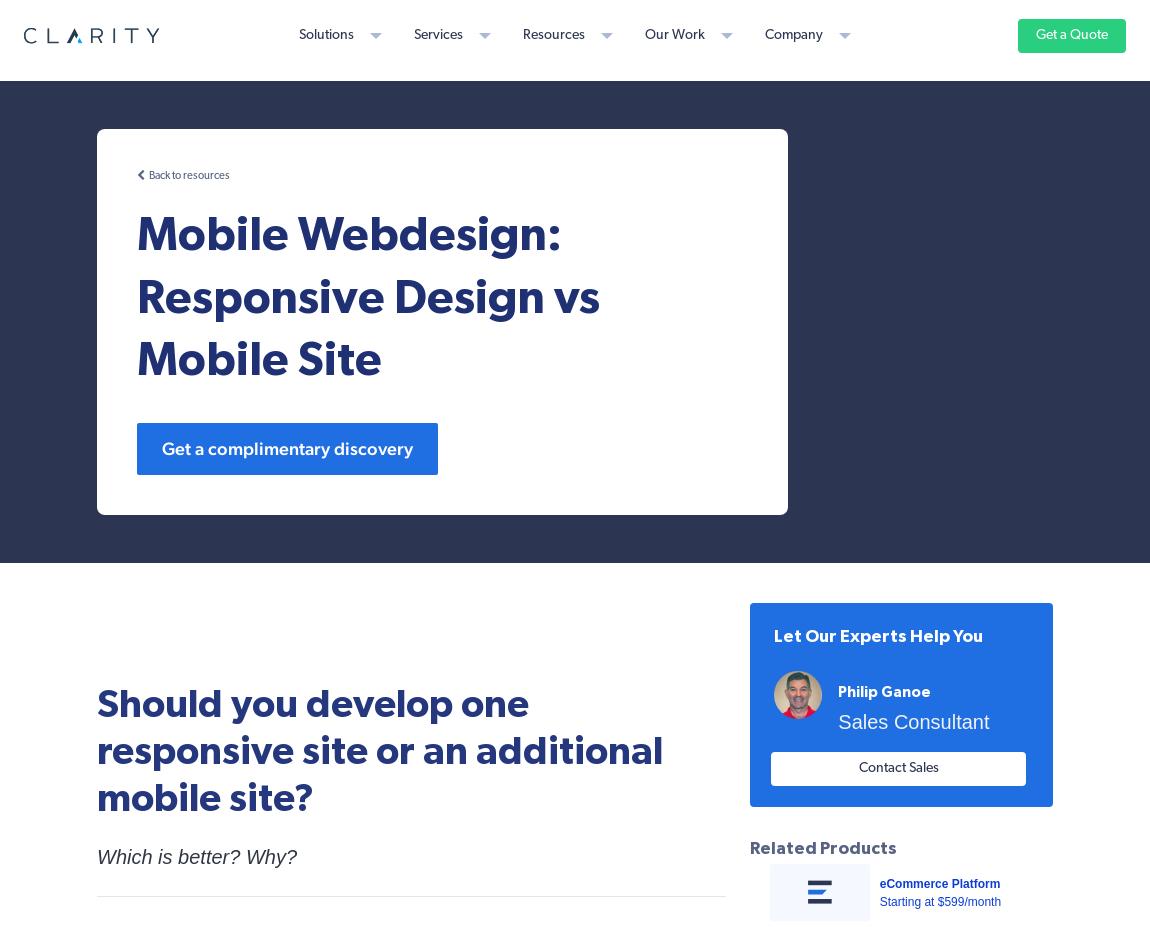  What do you see at coordinates (884, 691) in the screenshot?
I see `'Philip Ganoe'` at bounding box center [884, 691].